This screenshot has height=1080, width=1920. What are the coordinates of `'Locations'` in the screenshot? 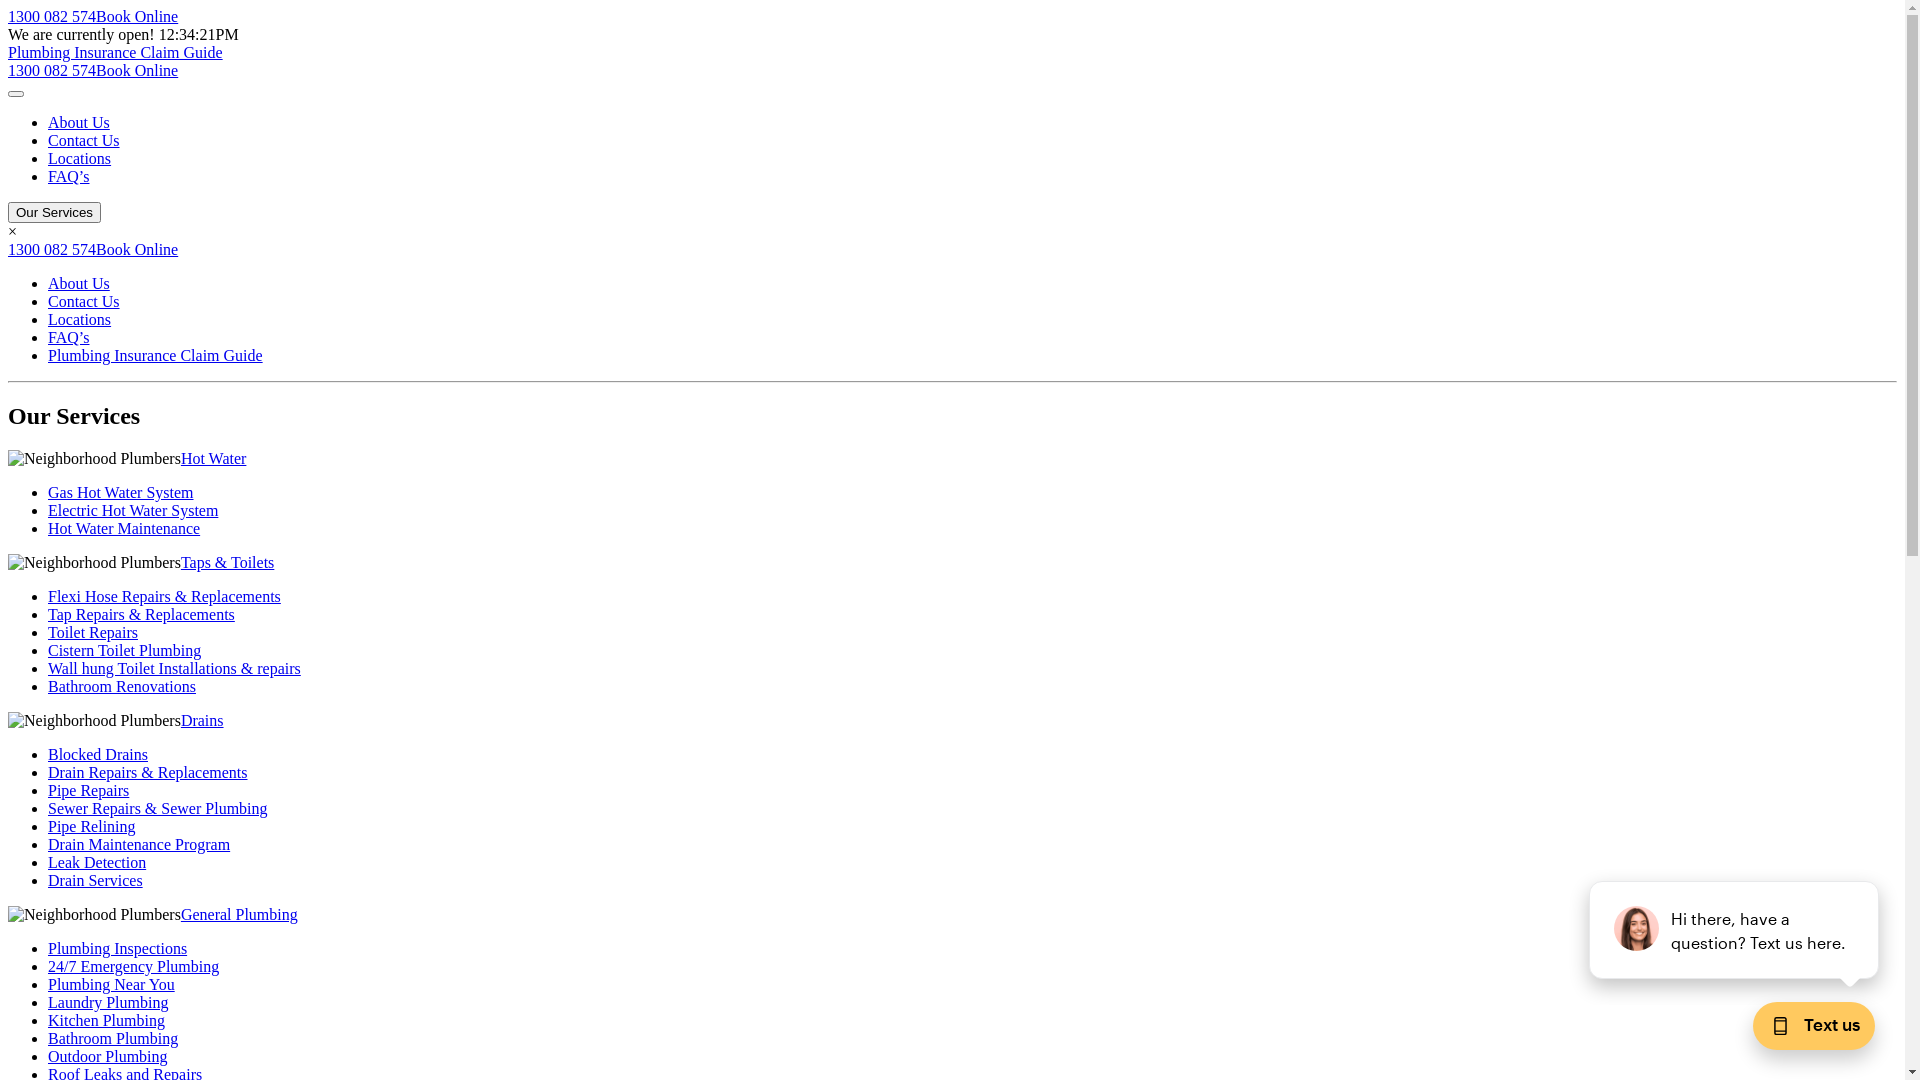 It's located at (79, 318).